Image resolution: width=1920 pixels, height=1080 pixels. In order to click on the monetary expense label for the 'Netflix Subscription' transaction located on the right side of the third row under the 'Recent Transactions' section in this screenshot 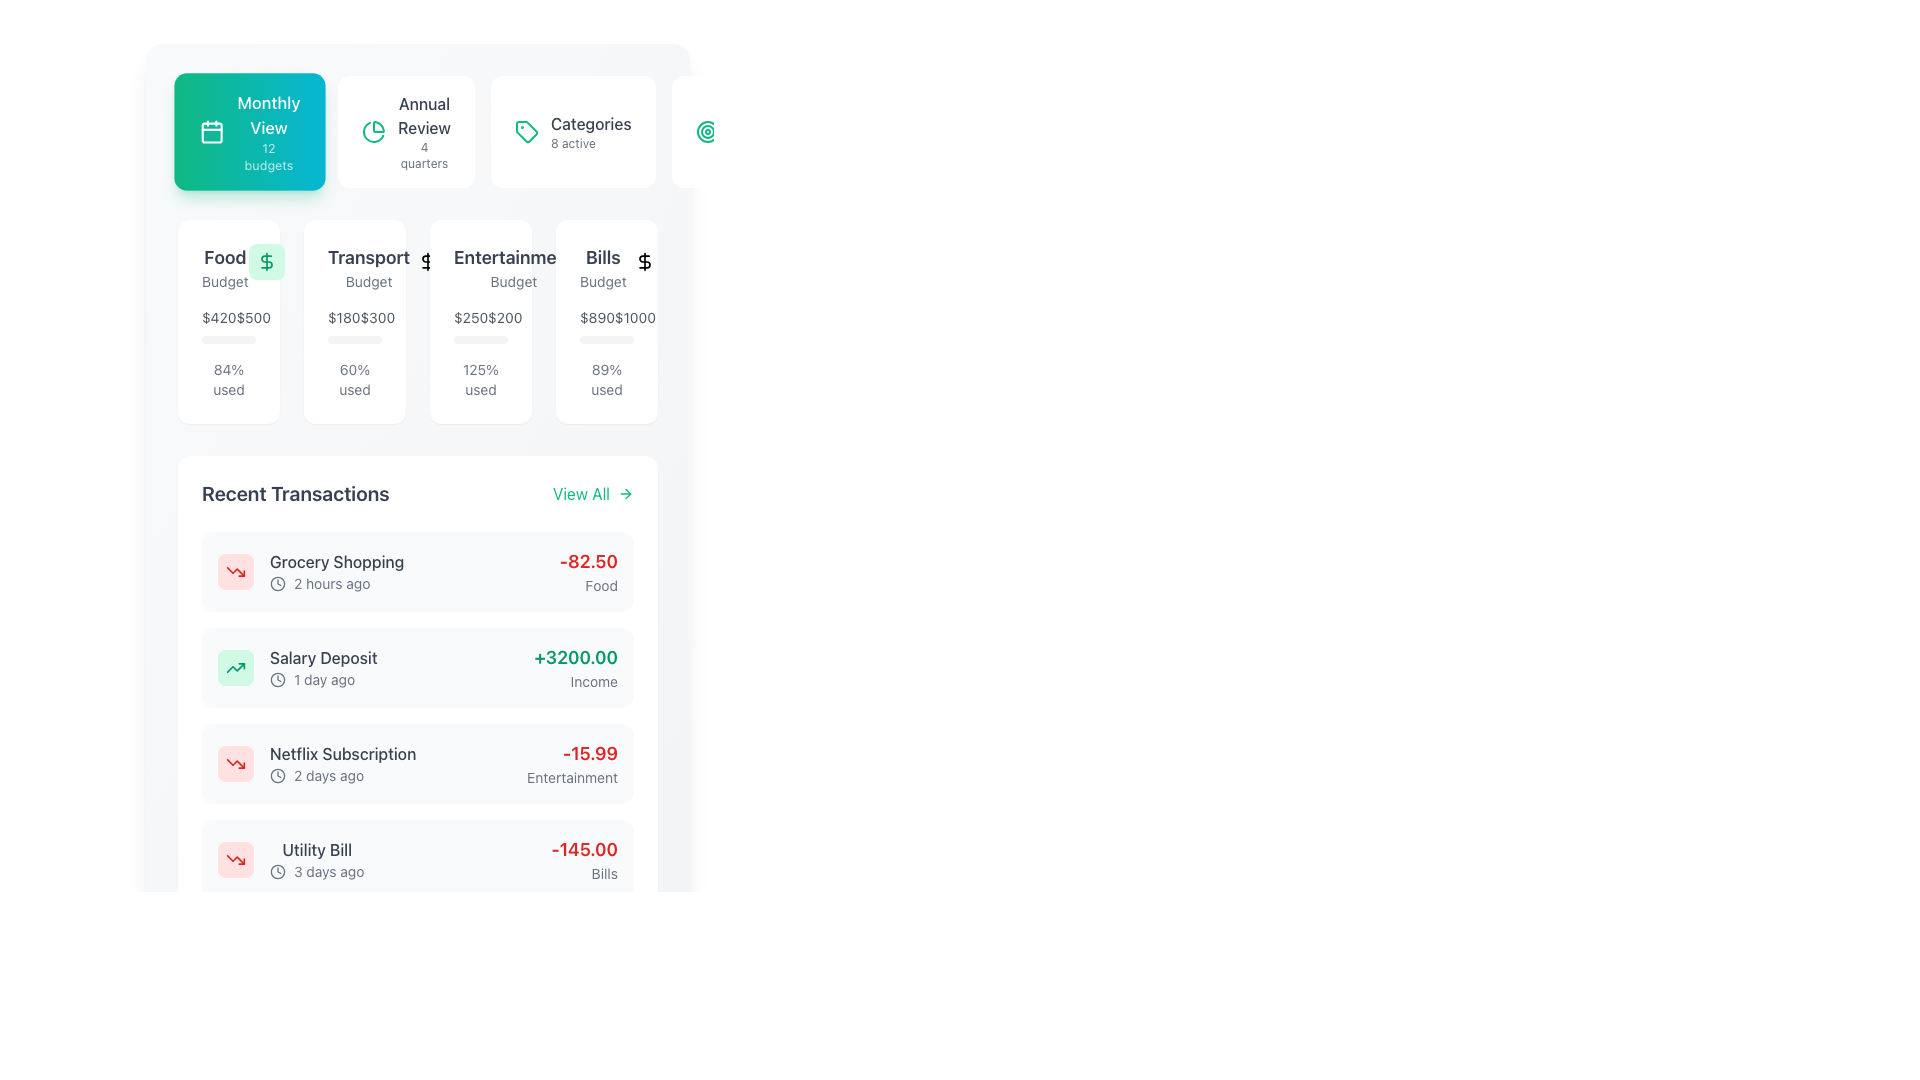, I will do `click(571, 763)`.